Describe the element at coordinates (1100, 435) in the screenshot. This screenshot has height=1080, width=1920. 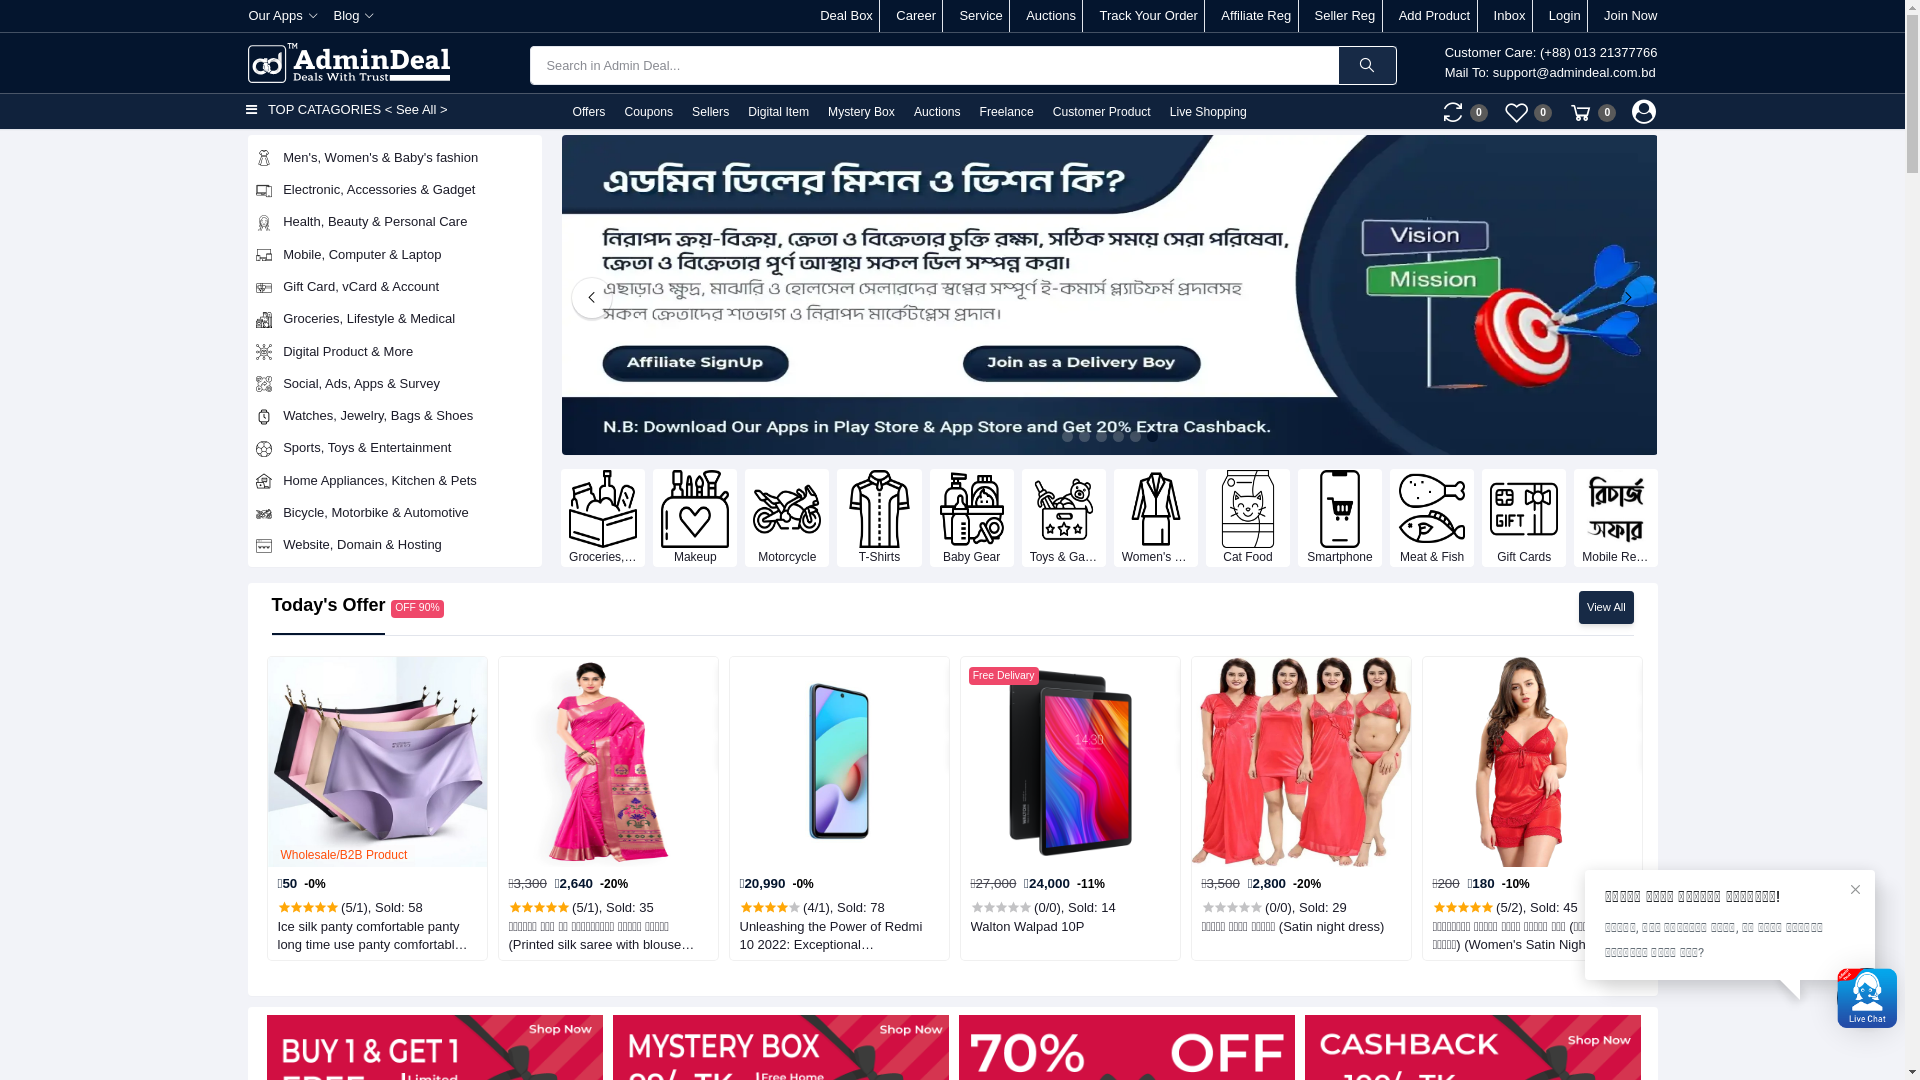
I see `'3'` at that location.